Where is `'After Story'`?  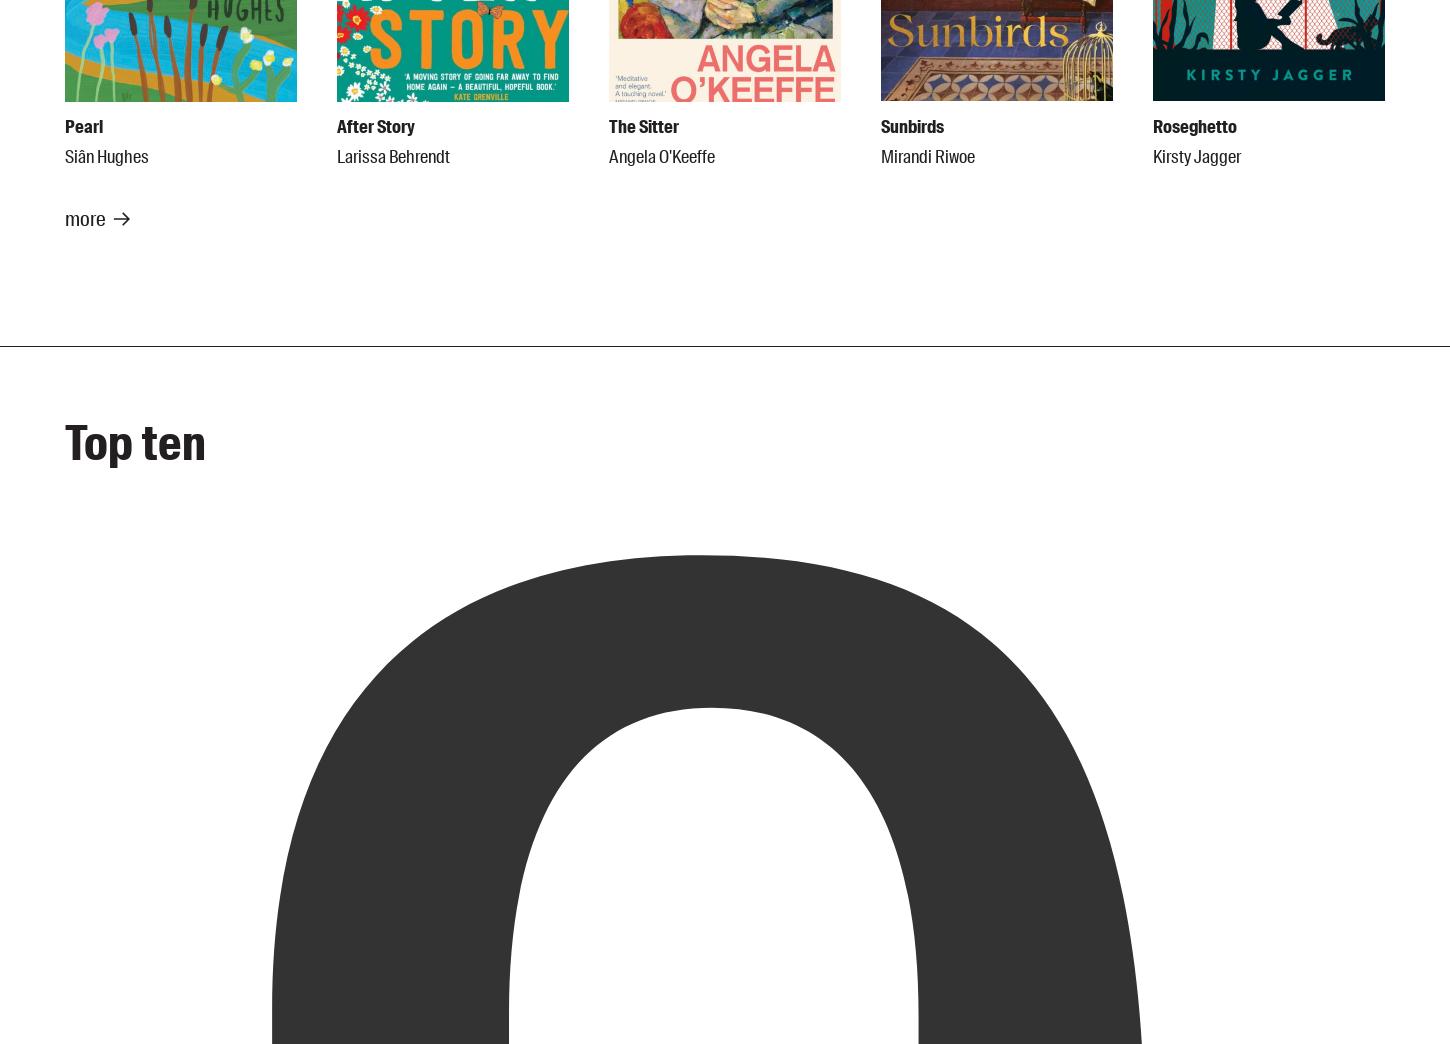 'After Story' is located at coordinates (374, 126).